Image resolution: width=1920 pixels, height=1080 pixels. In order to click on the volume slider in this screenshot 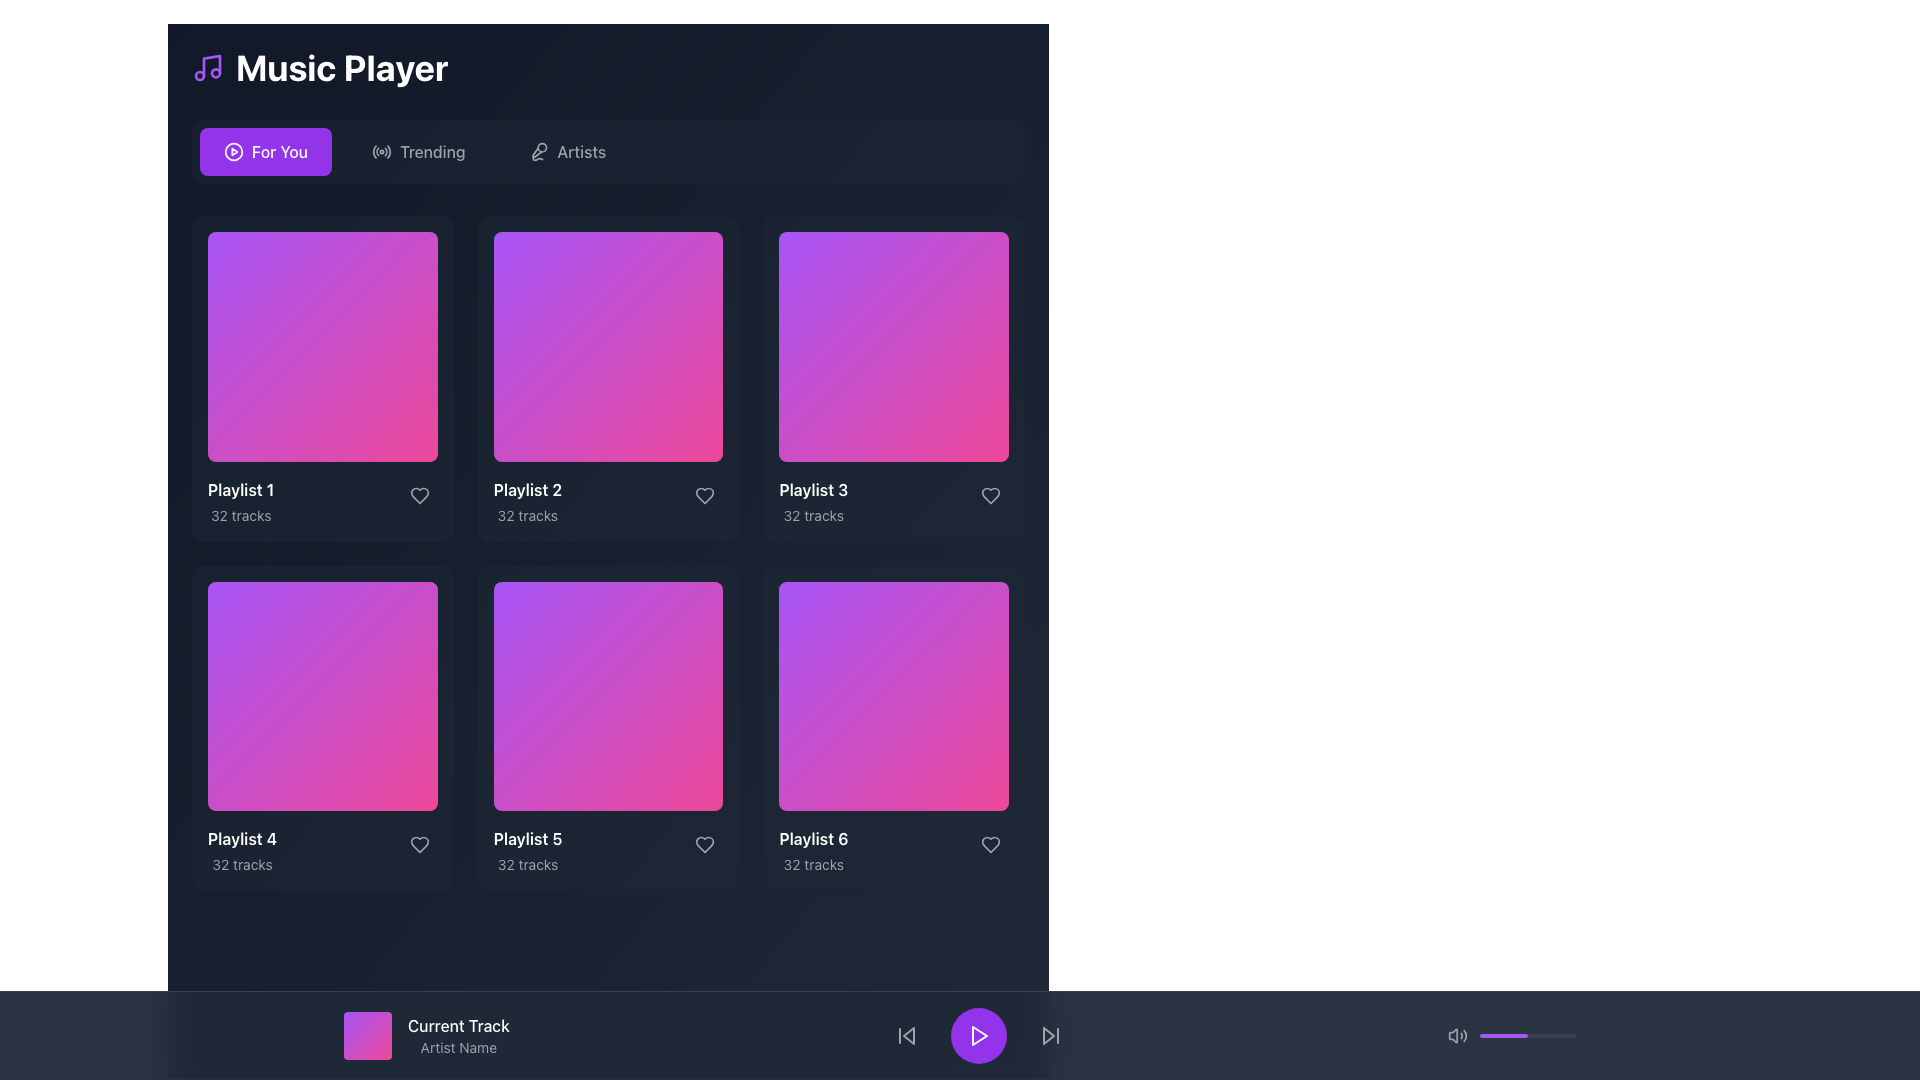, I will do `click(1525, 1035)`.